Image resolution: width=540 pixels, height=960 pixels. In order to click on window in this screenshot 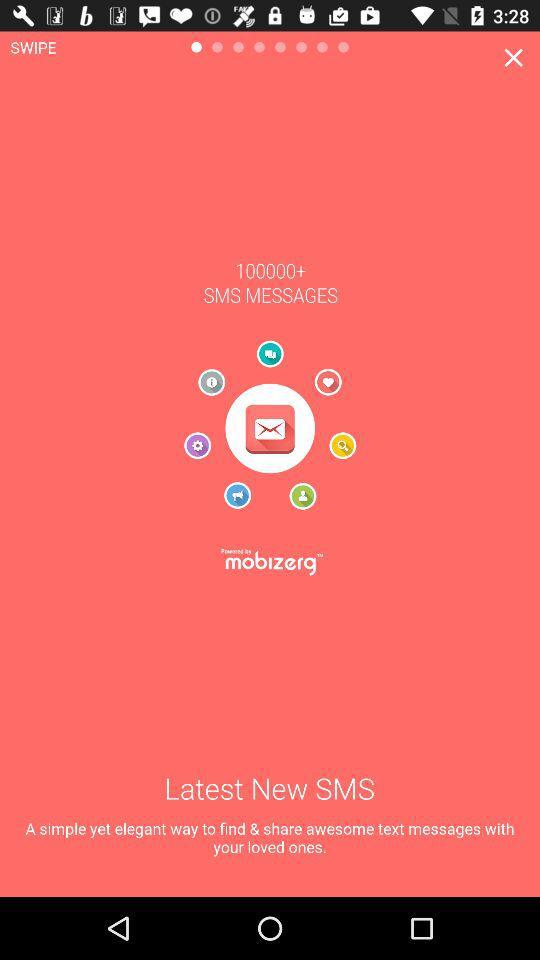, I will do `click(513, 56)`.